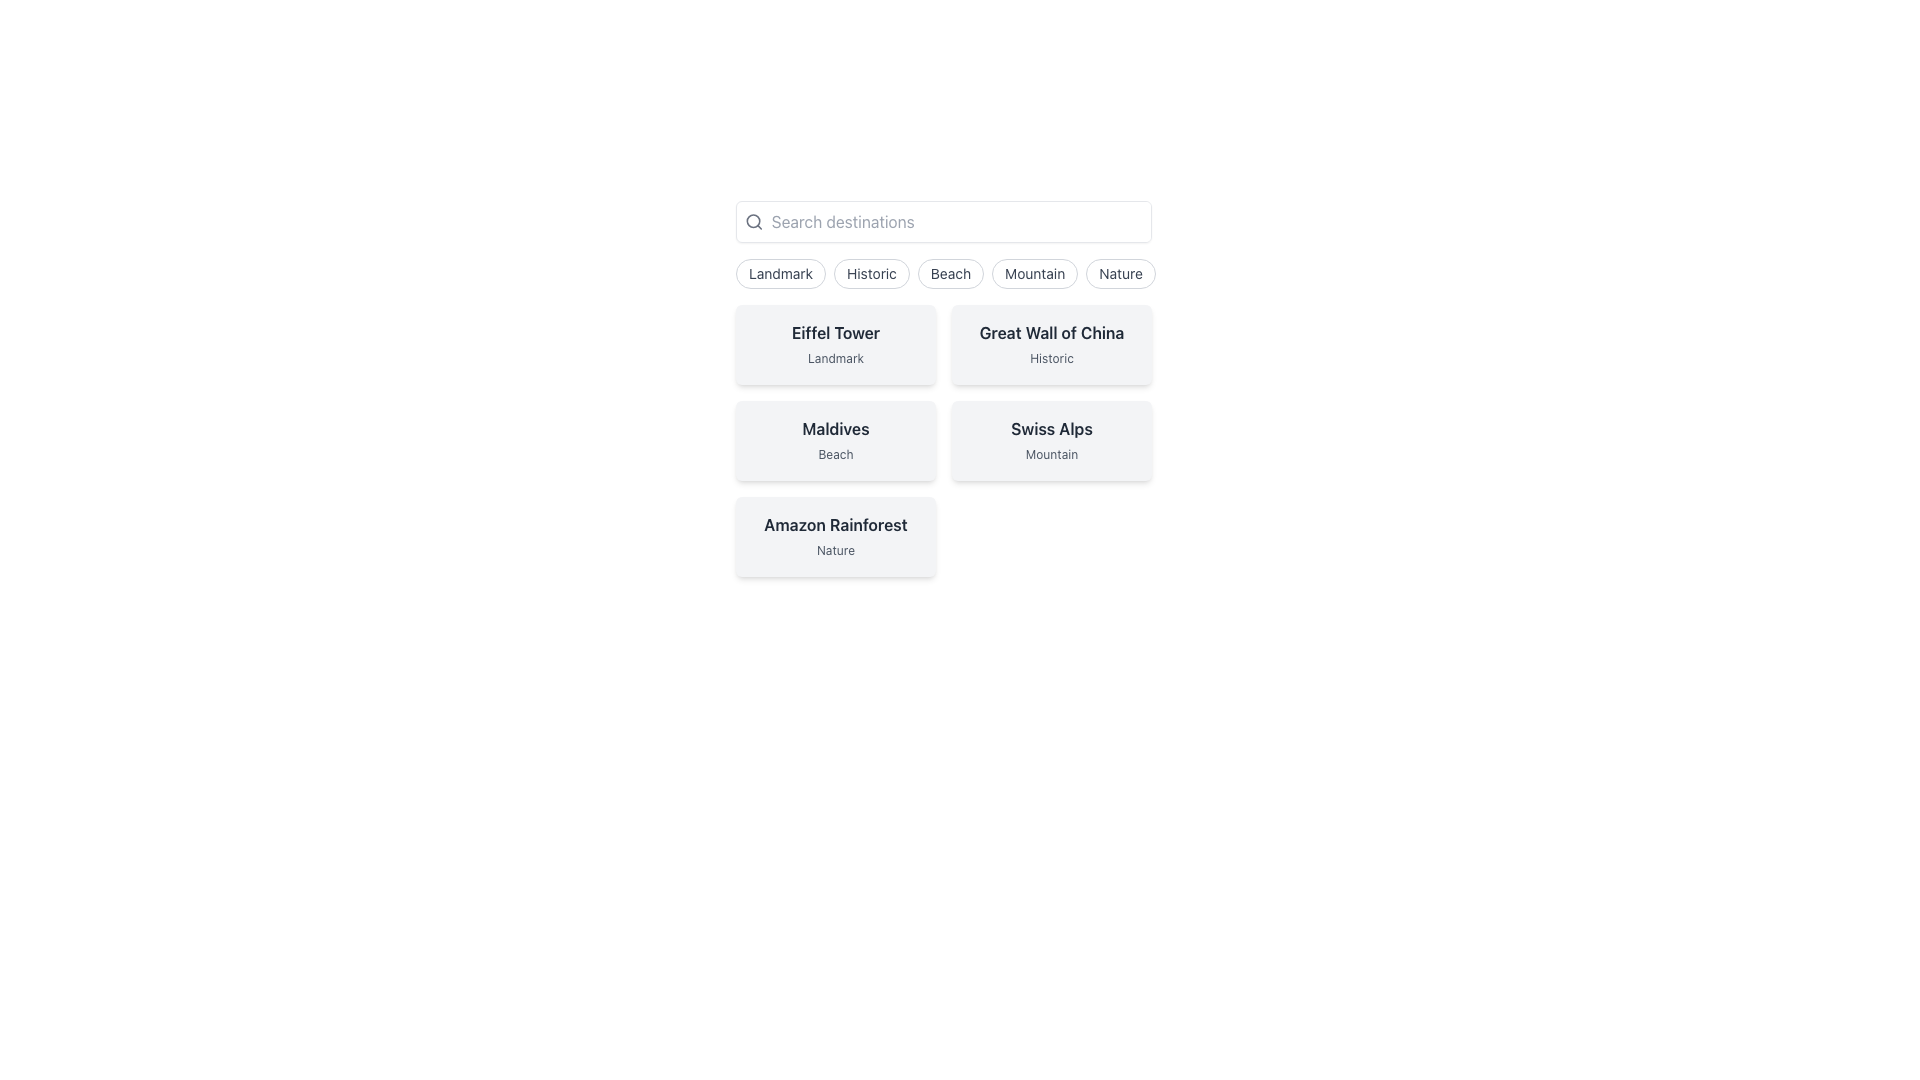 The image size is (1920, 1080). I want to click on the text label reading 'Maldives', which is styled in a medium-sized bold font and aligned within a light gray rectangular card, so click(835, 427).